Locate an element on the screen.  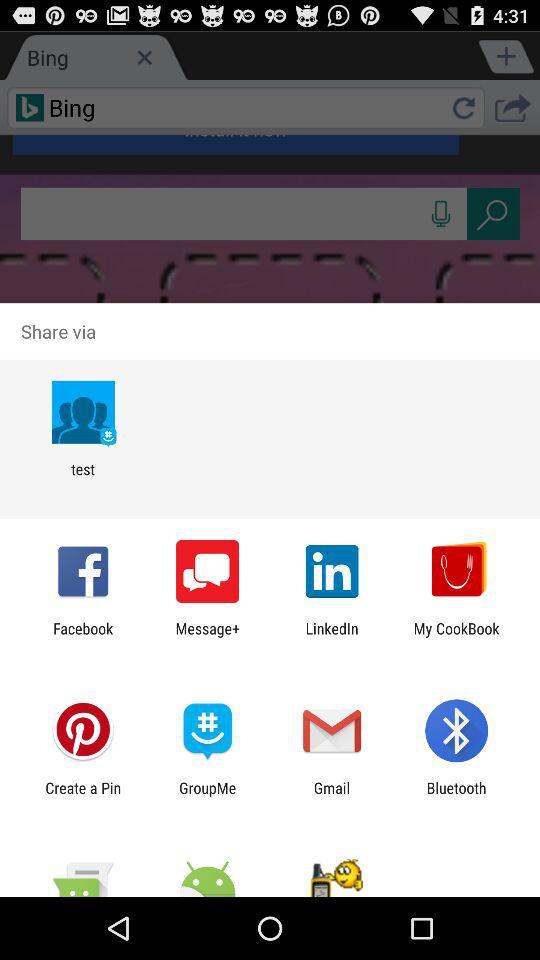
the item to the right of message+ app is located at coordinates (332, 636).